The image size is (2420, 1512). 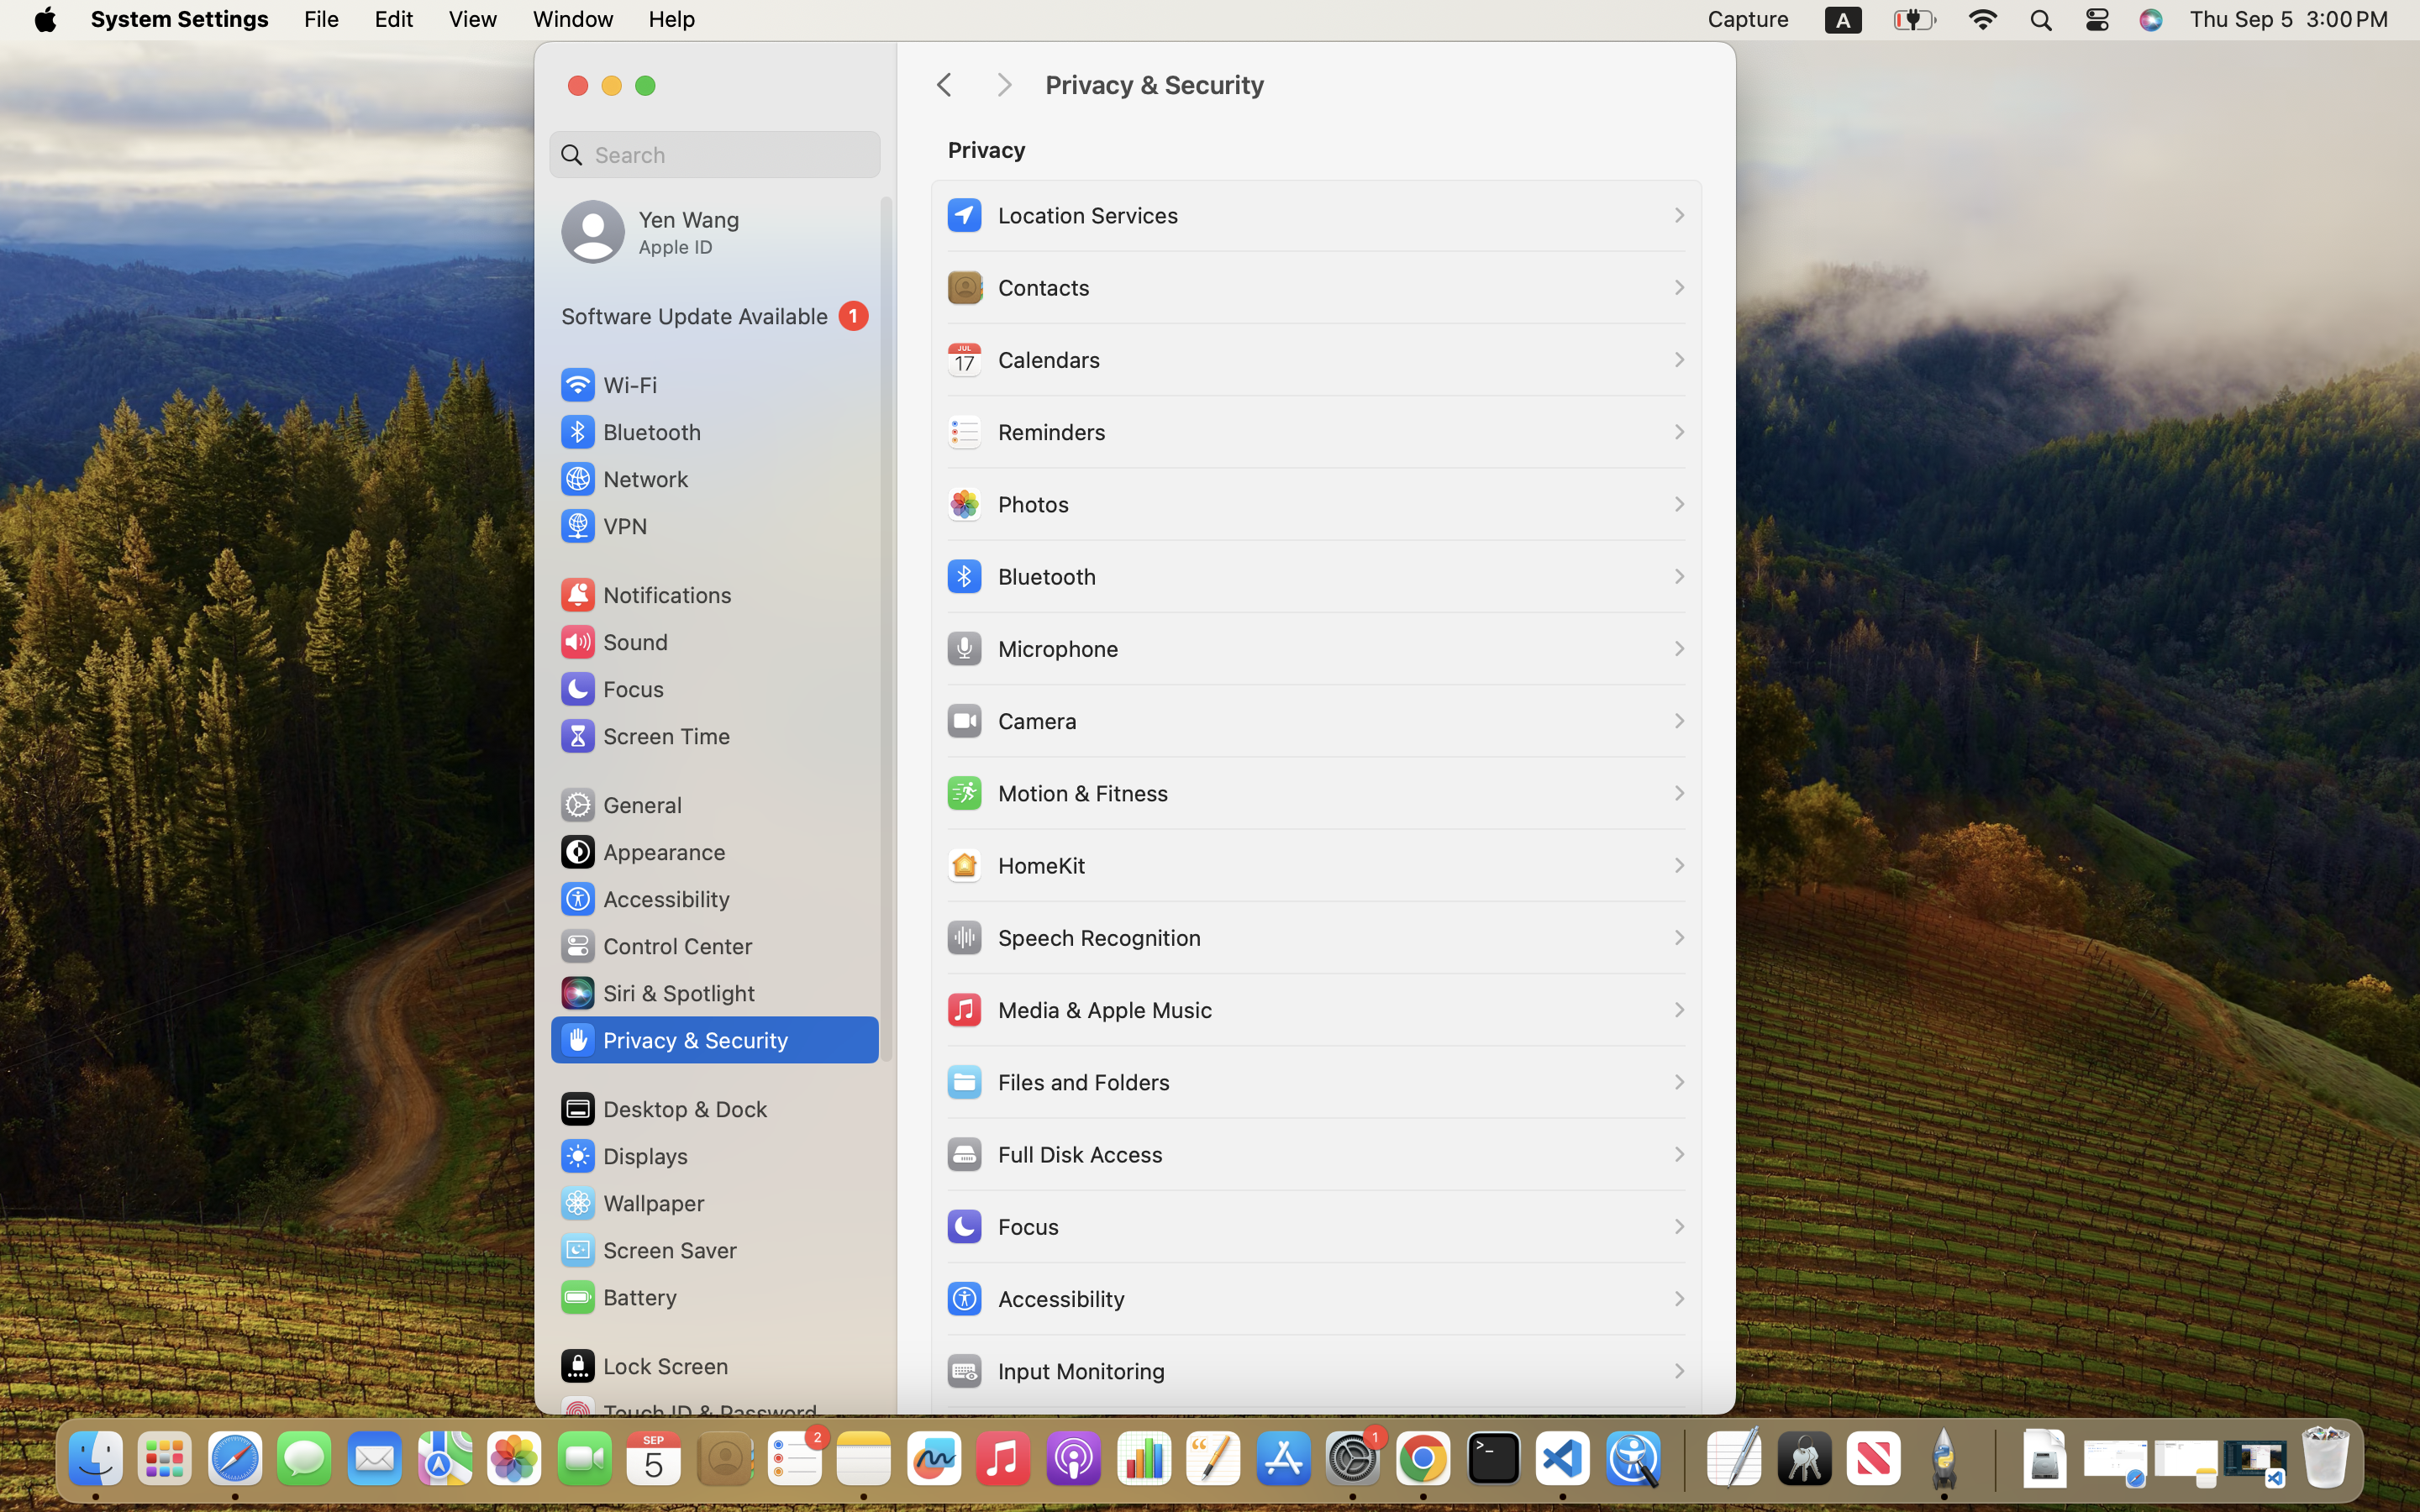 I want to click on 'Appearance', so click(x=641, y=851).